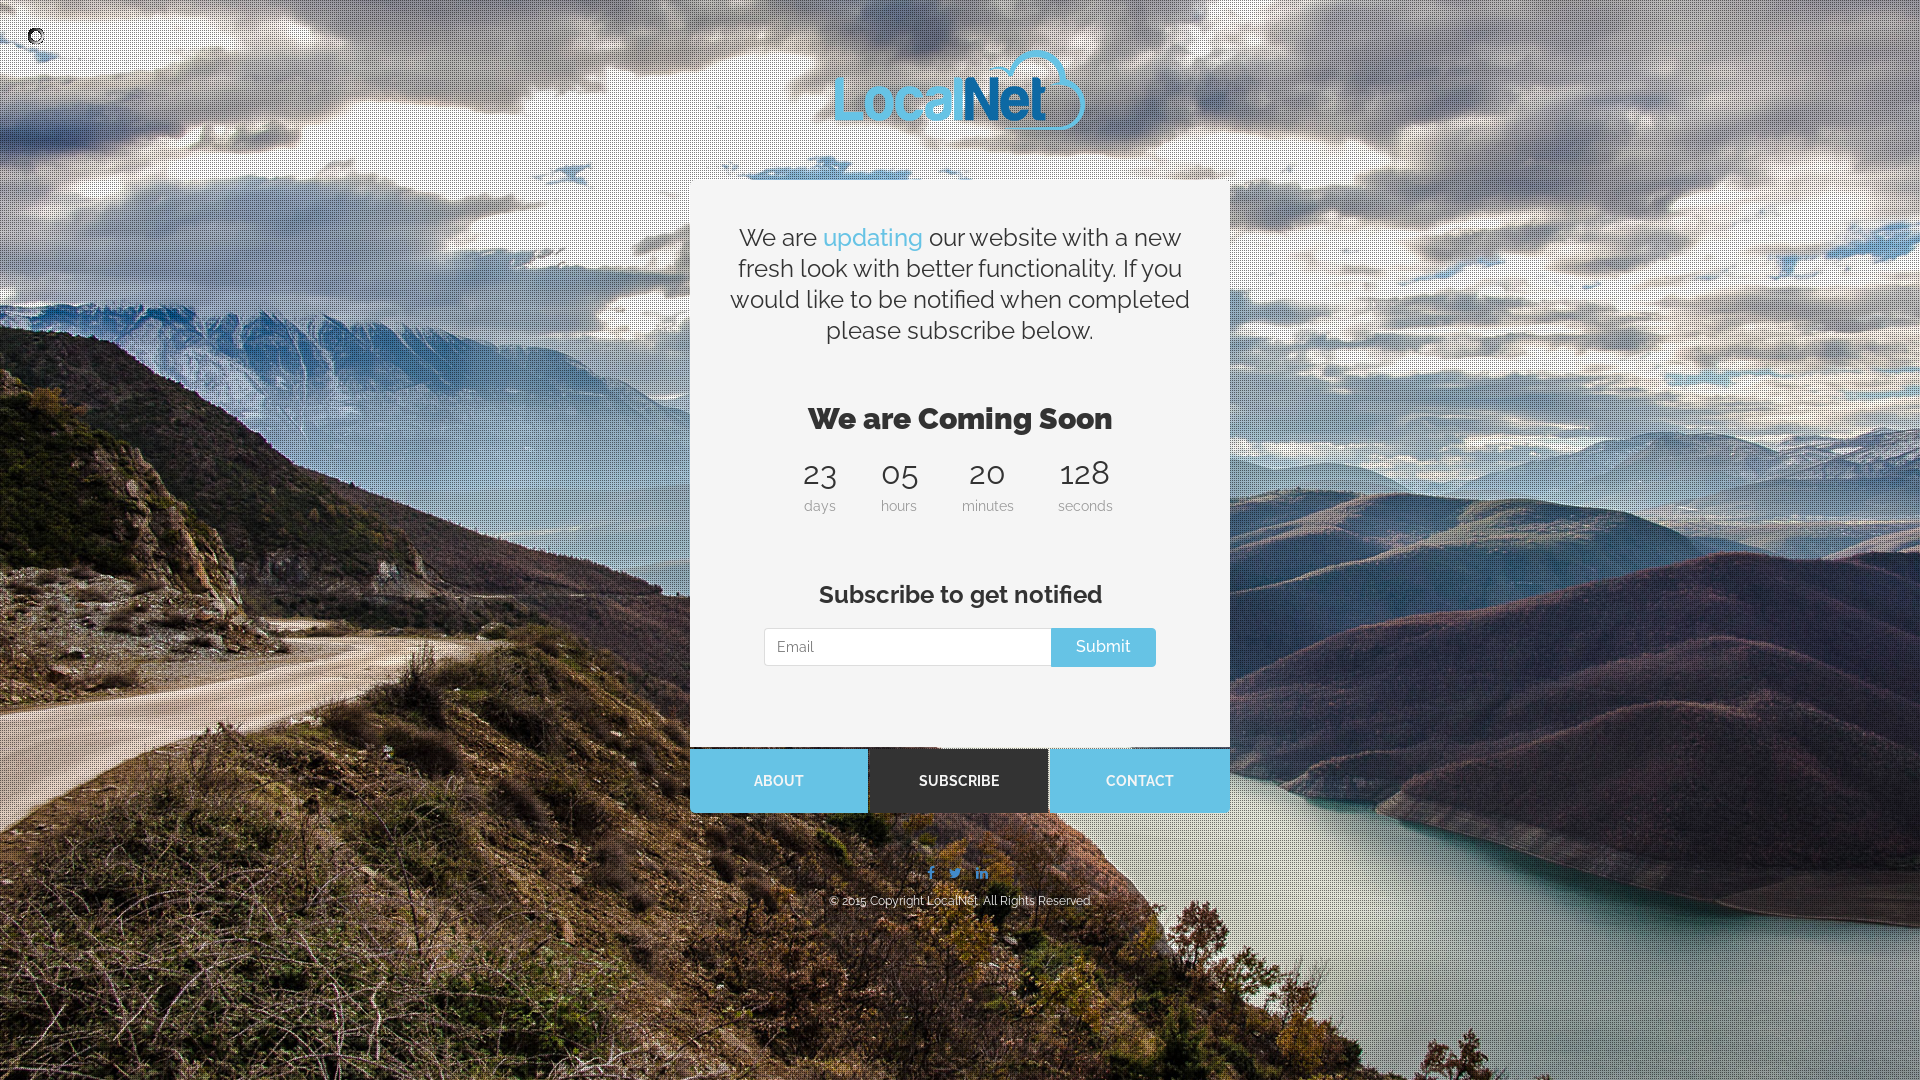 The height and width of the screenshot is (1080, 1920). I want to click on 'CONTACT', so click(1049, 779).